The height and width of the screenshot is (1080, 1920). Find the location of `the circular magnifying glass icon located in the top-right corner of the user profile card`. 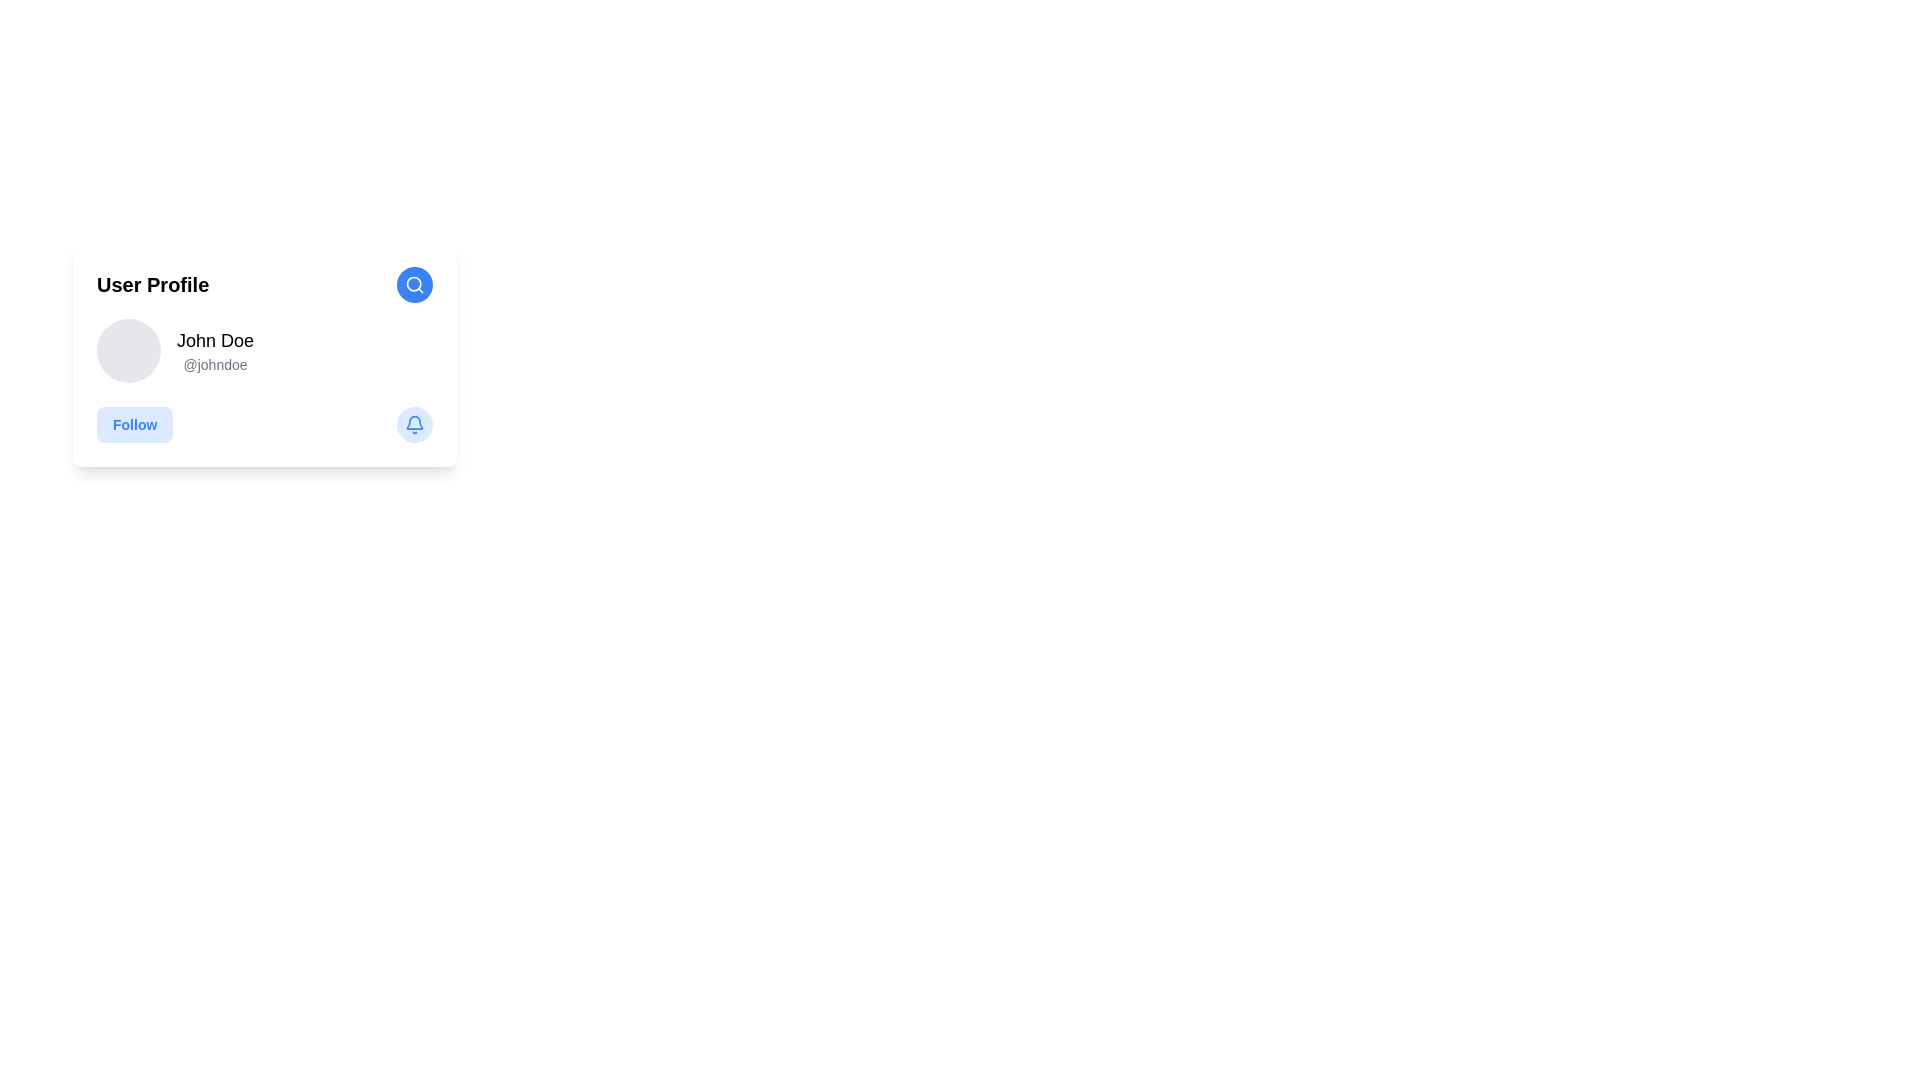

the circular magnifying glass icon located in the top-right corner of the user profile card is located at coordinates (413, 284).